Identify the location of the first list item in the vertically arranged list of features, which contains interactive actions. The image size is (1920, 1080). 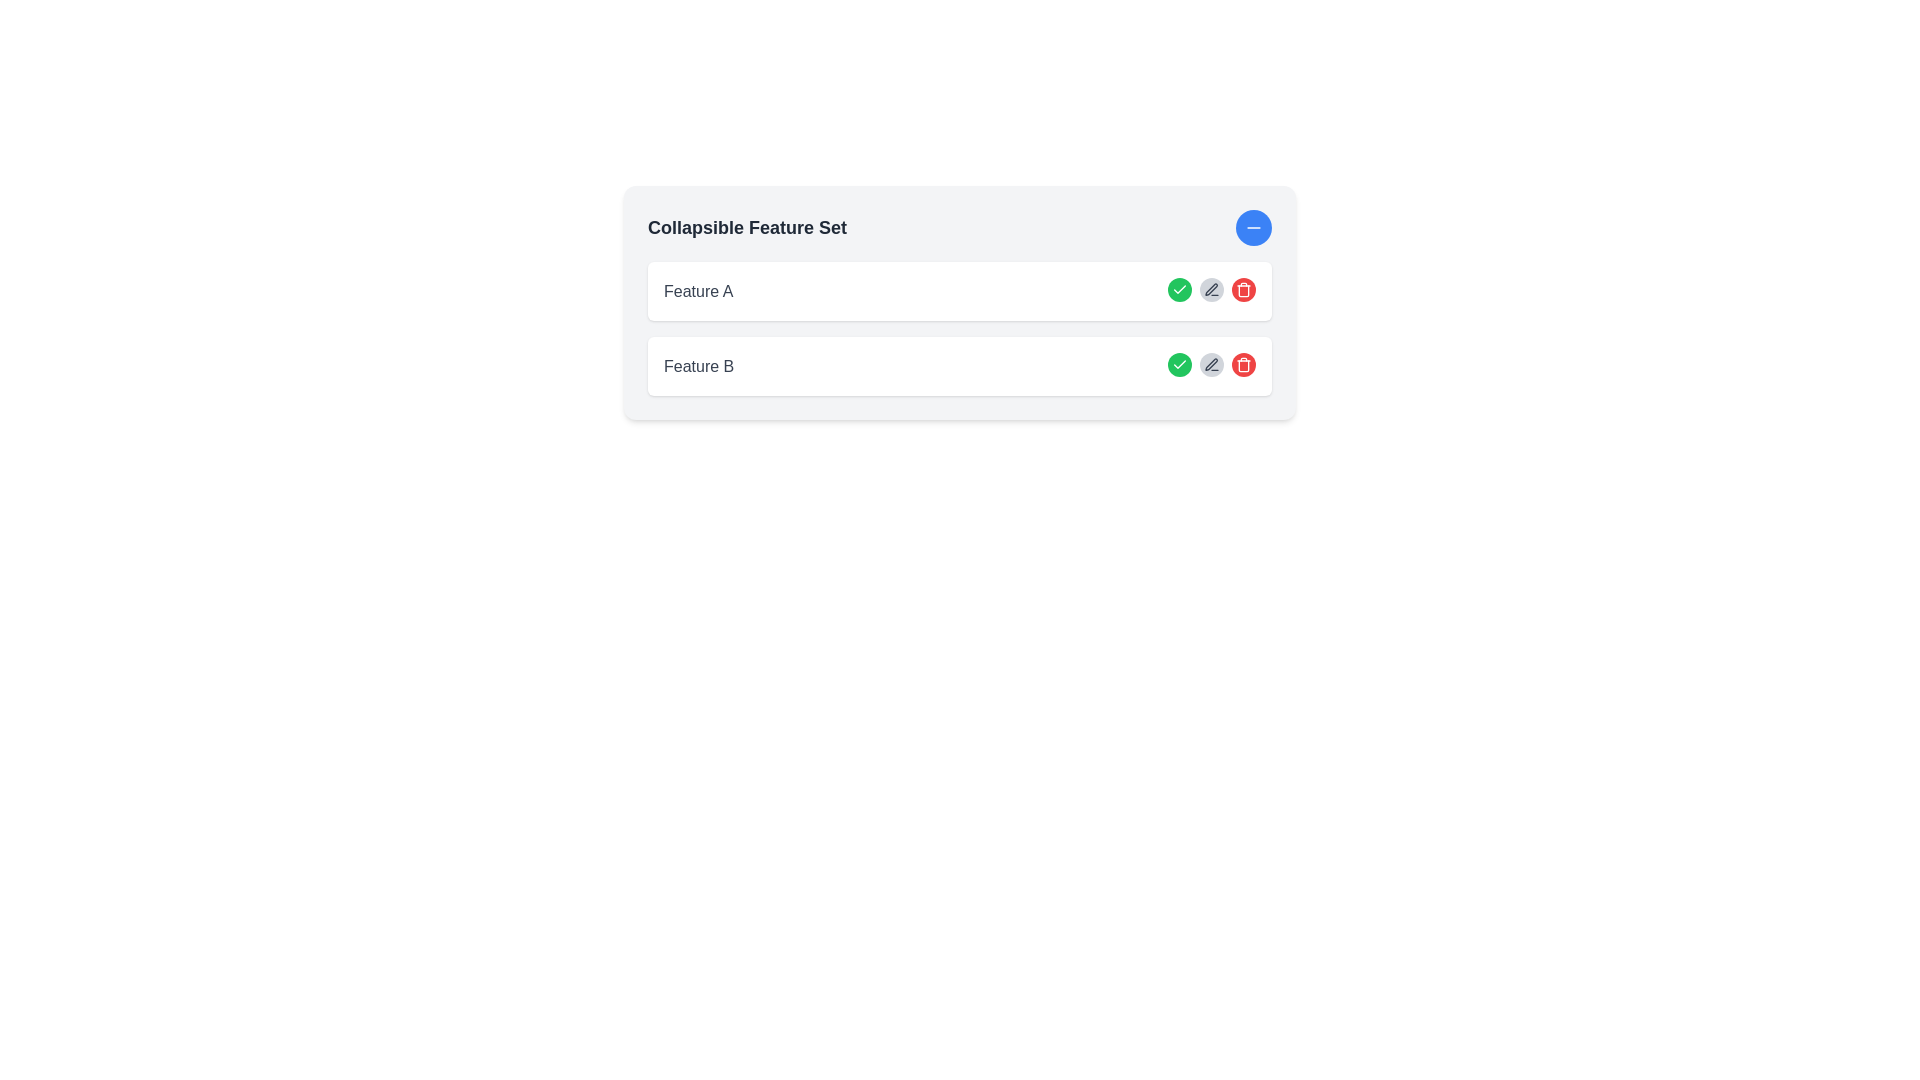
(960, 291).